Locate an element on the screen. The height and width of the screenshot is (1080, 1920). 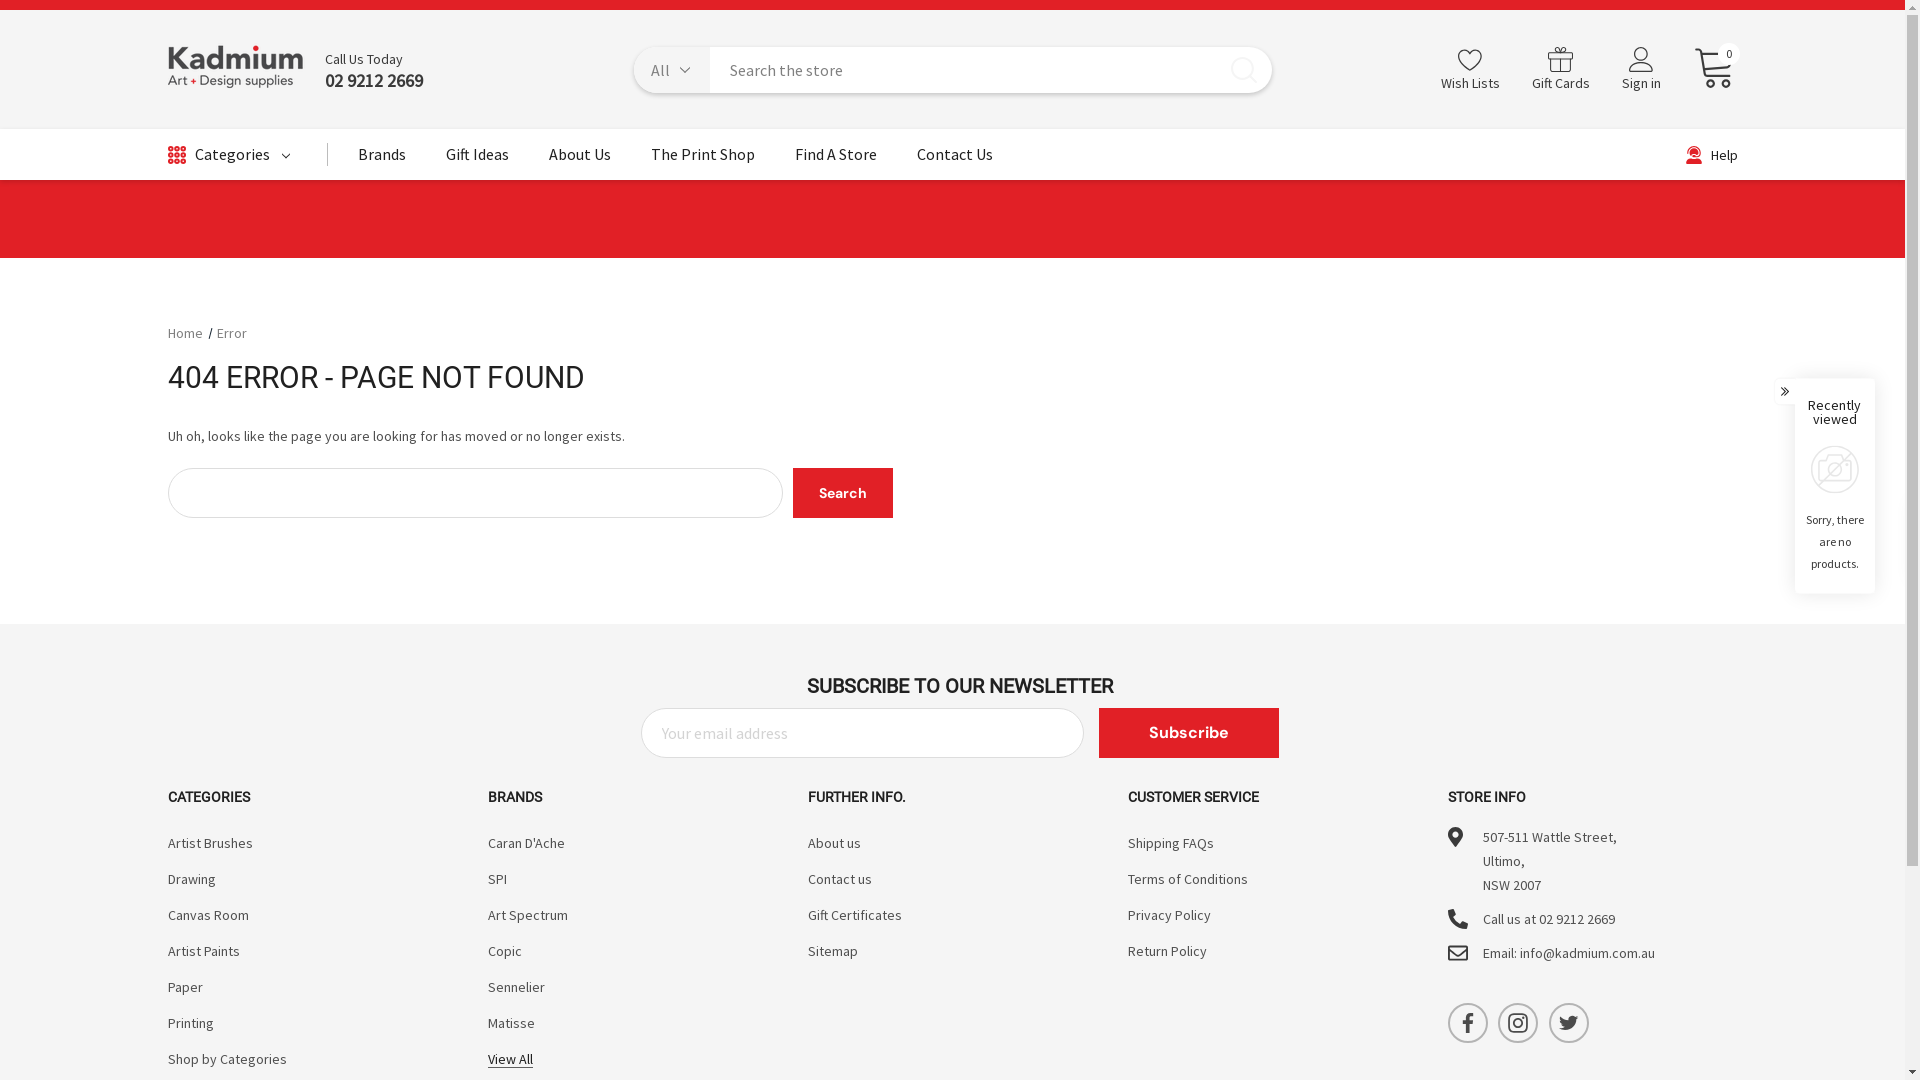
'Categories' is located at coordinates (229, 153).